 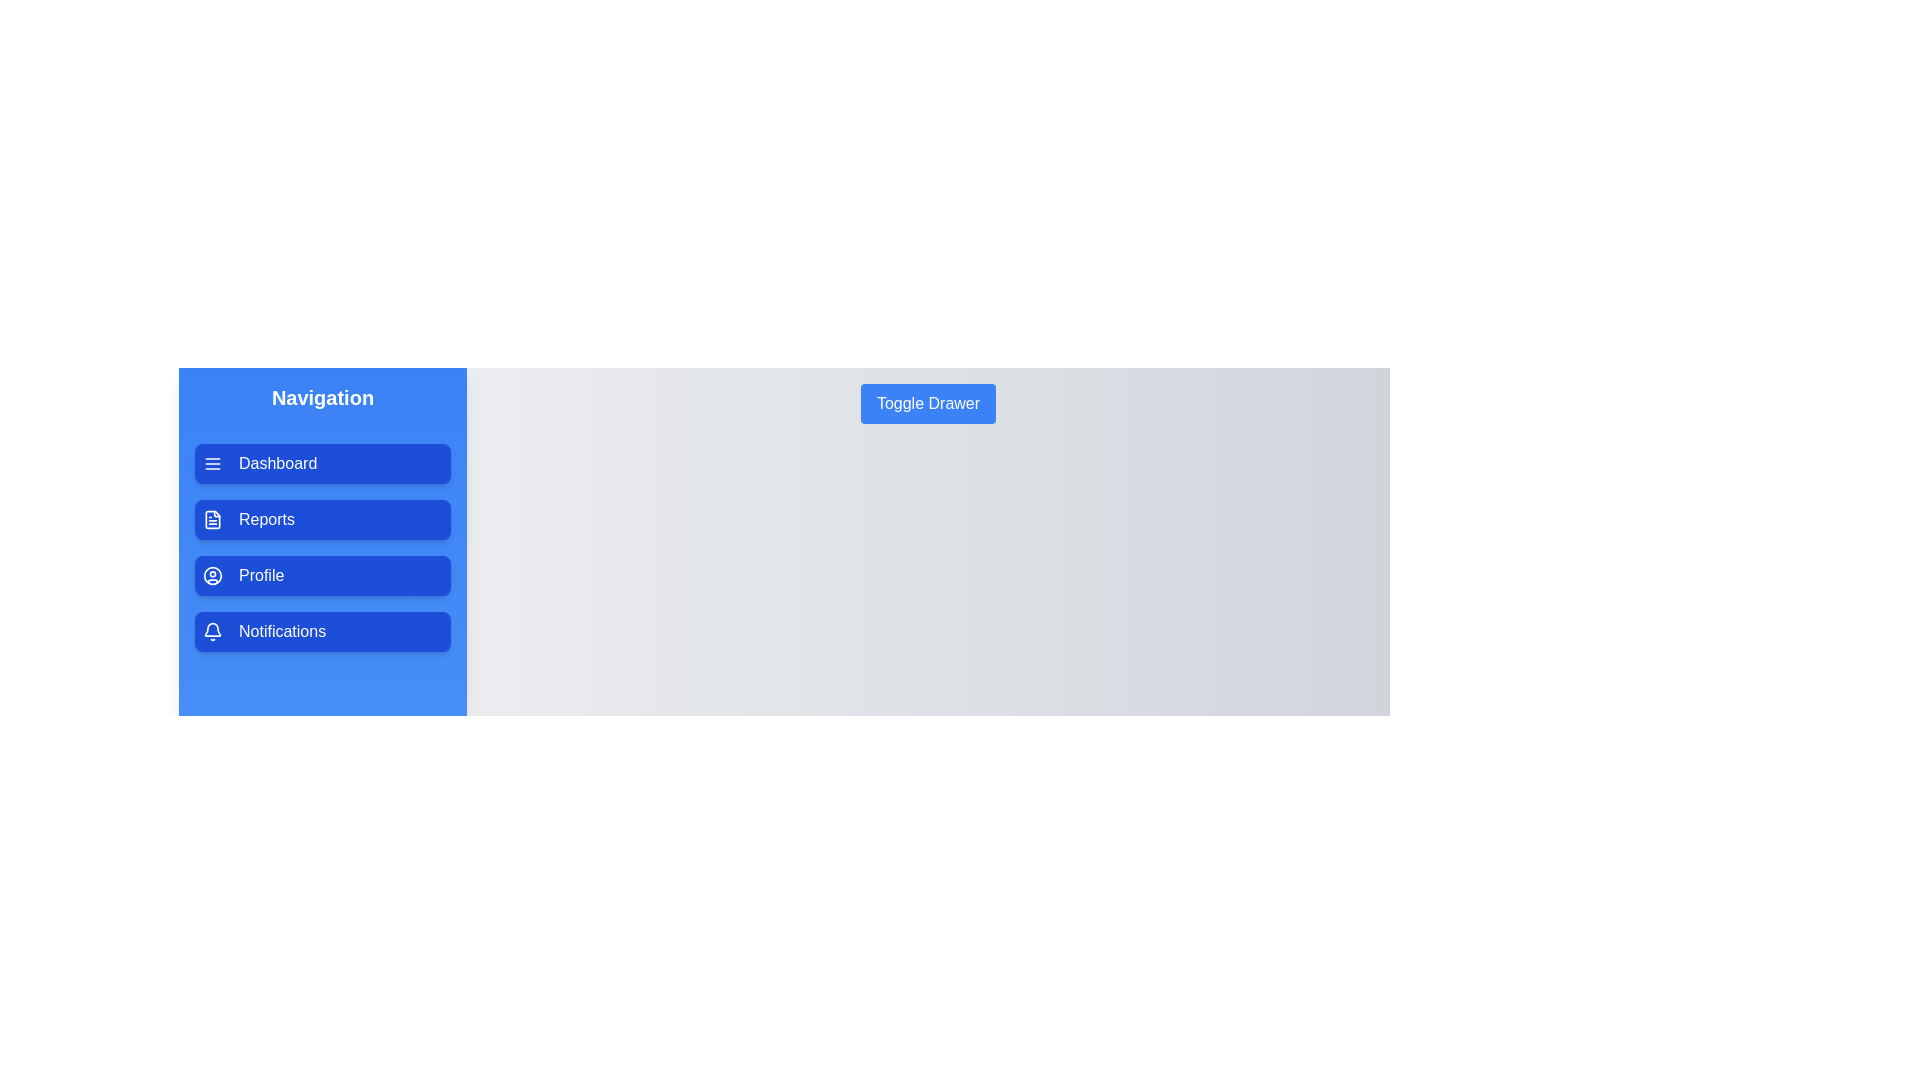 What do you see at coordinates (322, 575) in the screenshot?
I see `the menu item labeled Profile to select it` at bounding box center [322, 575].